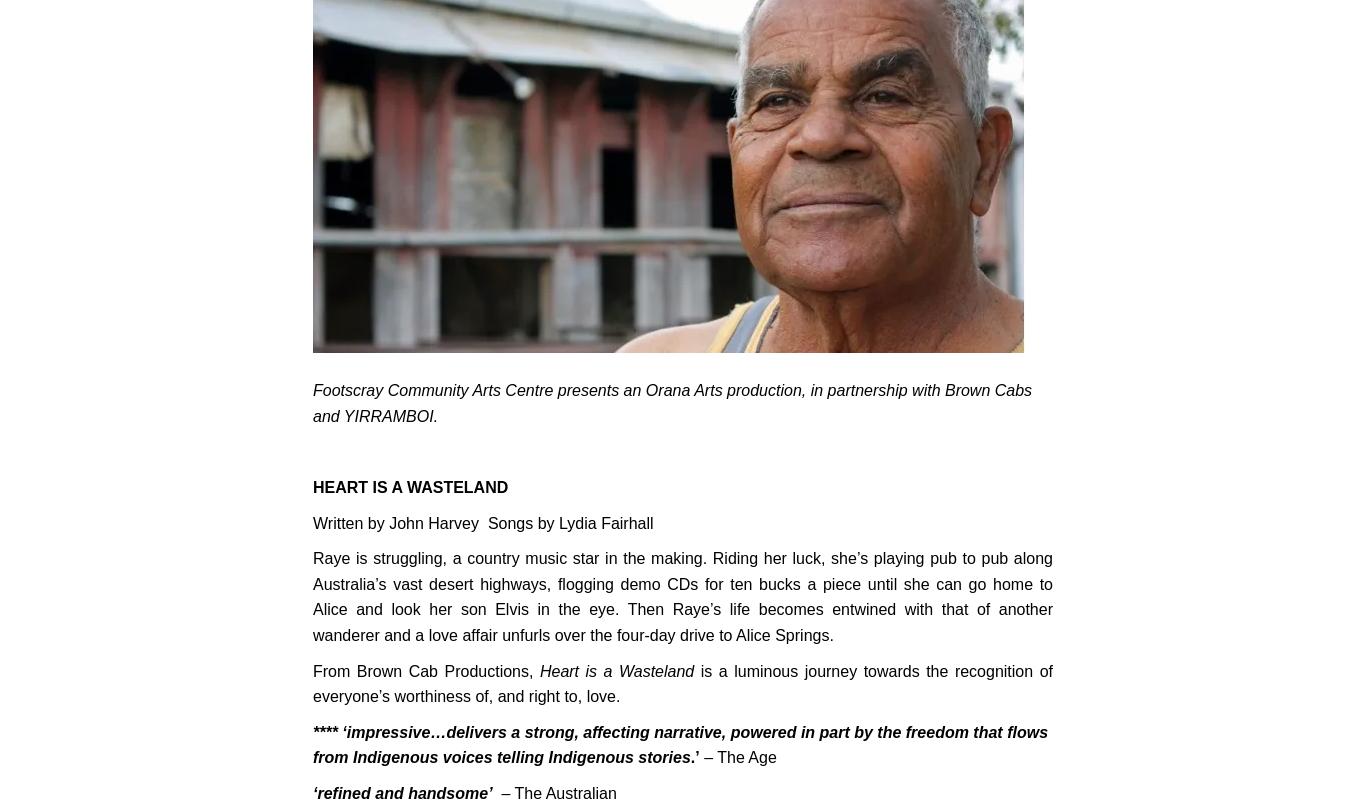 The image size is (1366, 812). Describe the element at coordinates (401, 793) in the screenshot. I see `'‘refined and handsome’'` at that location.